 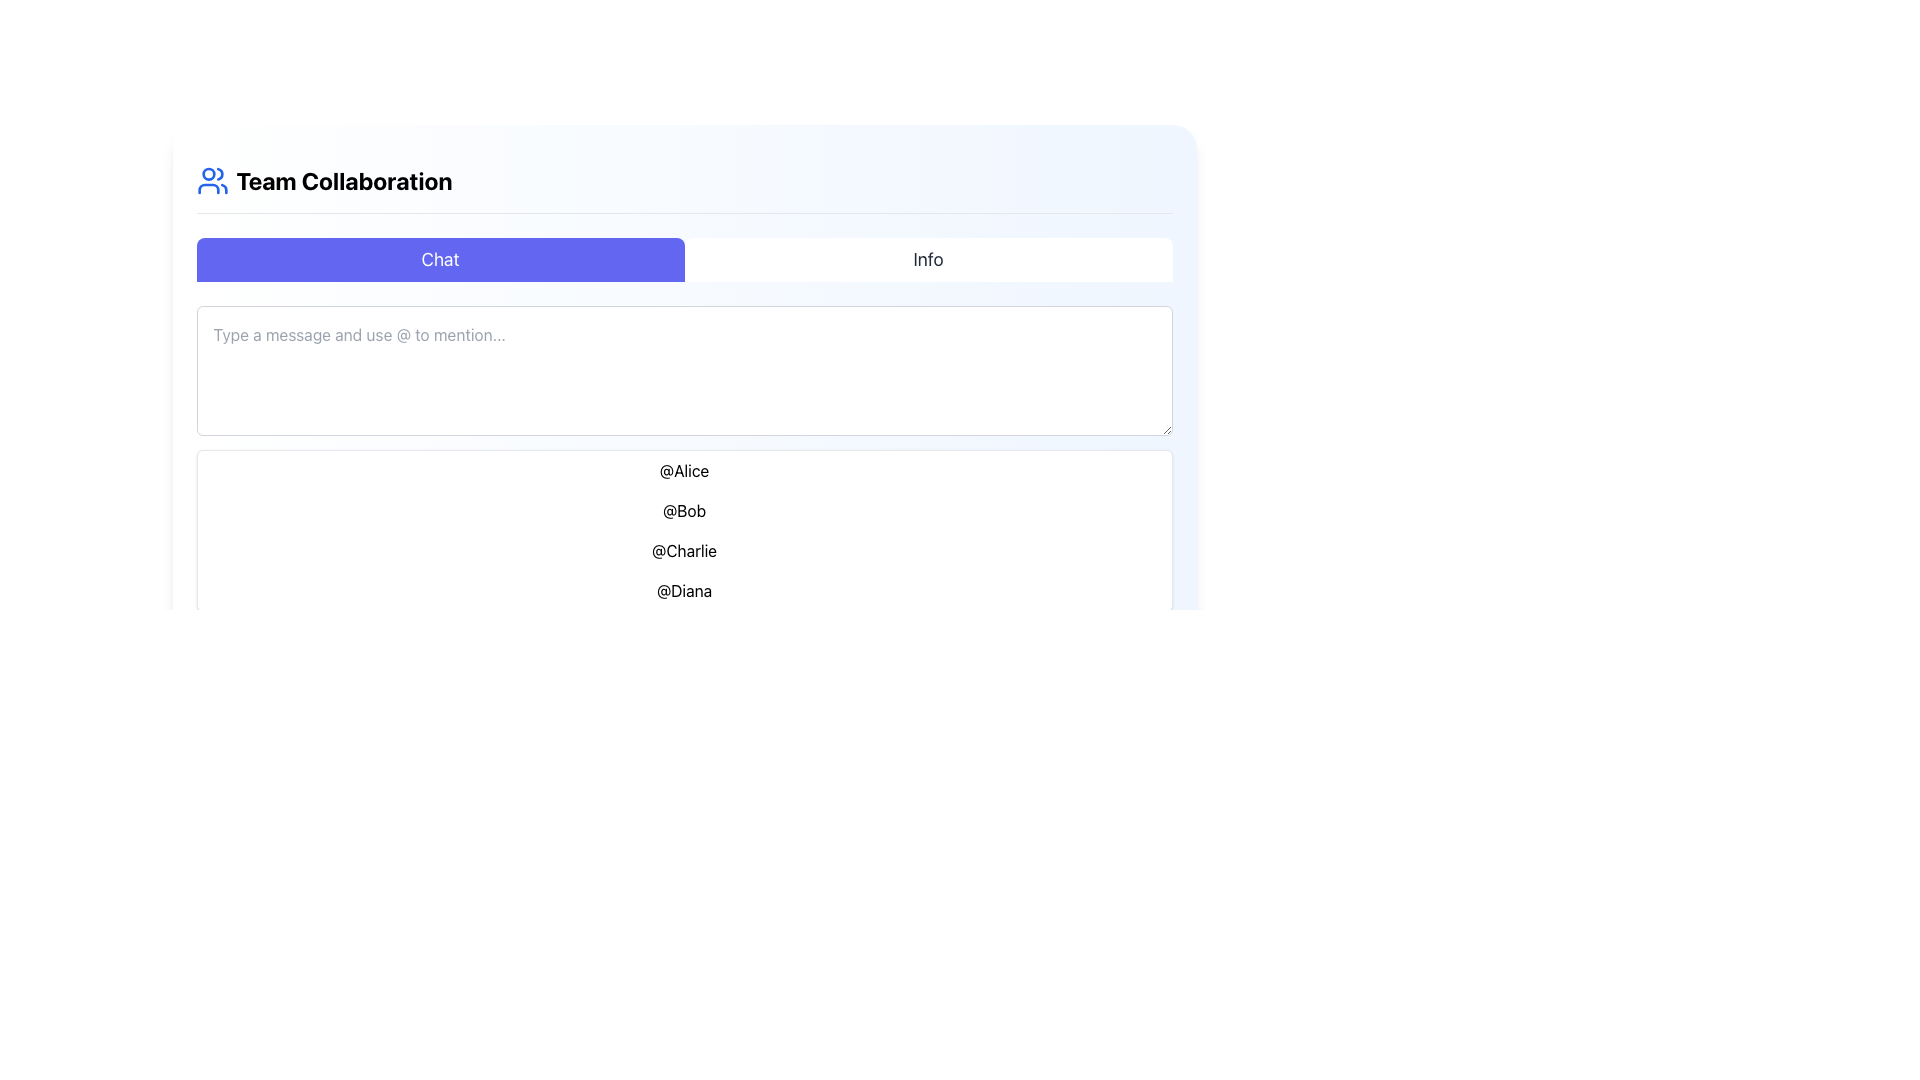 What do you see at coordinates (439, 258) in the screenshot?
I see `the 'Chat' tab button located at the top left of the header bar` at bounding box center [439, 258].